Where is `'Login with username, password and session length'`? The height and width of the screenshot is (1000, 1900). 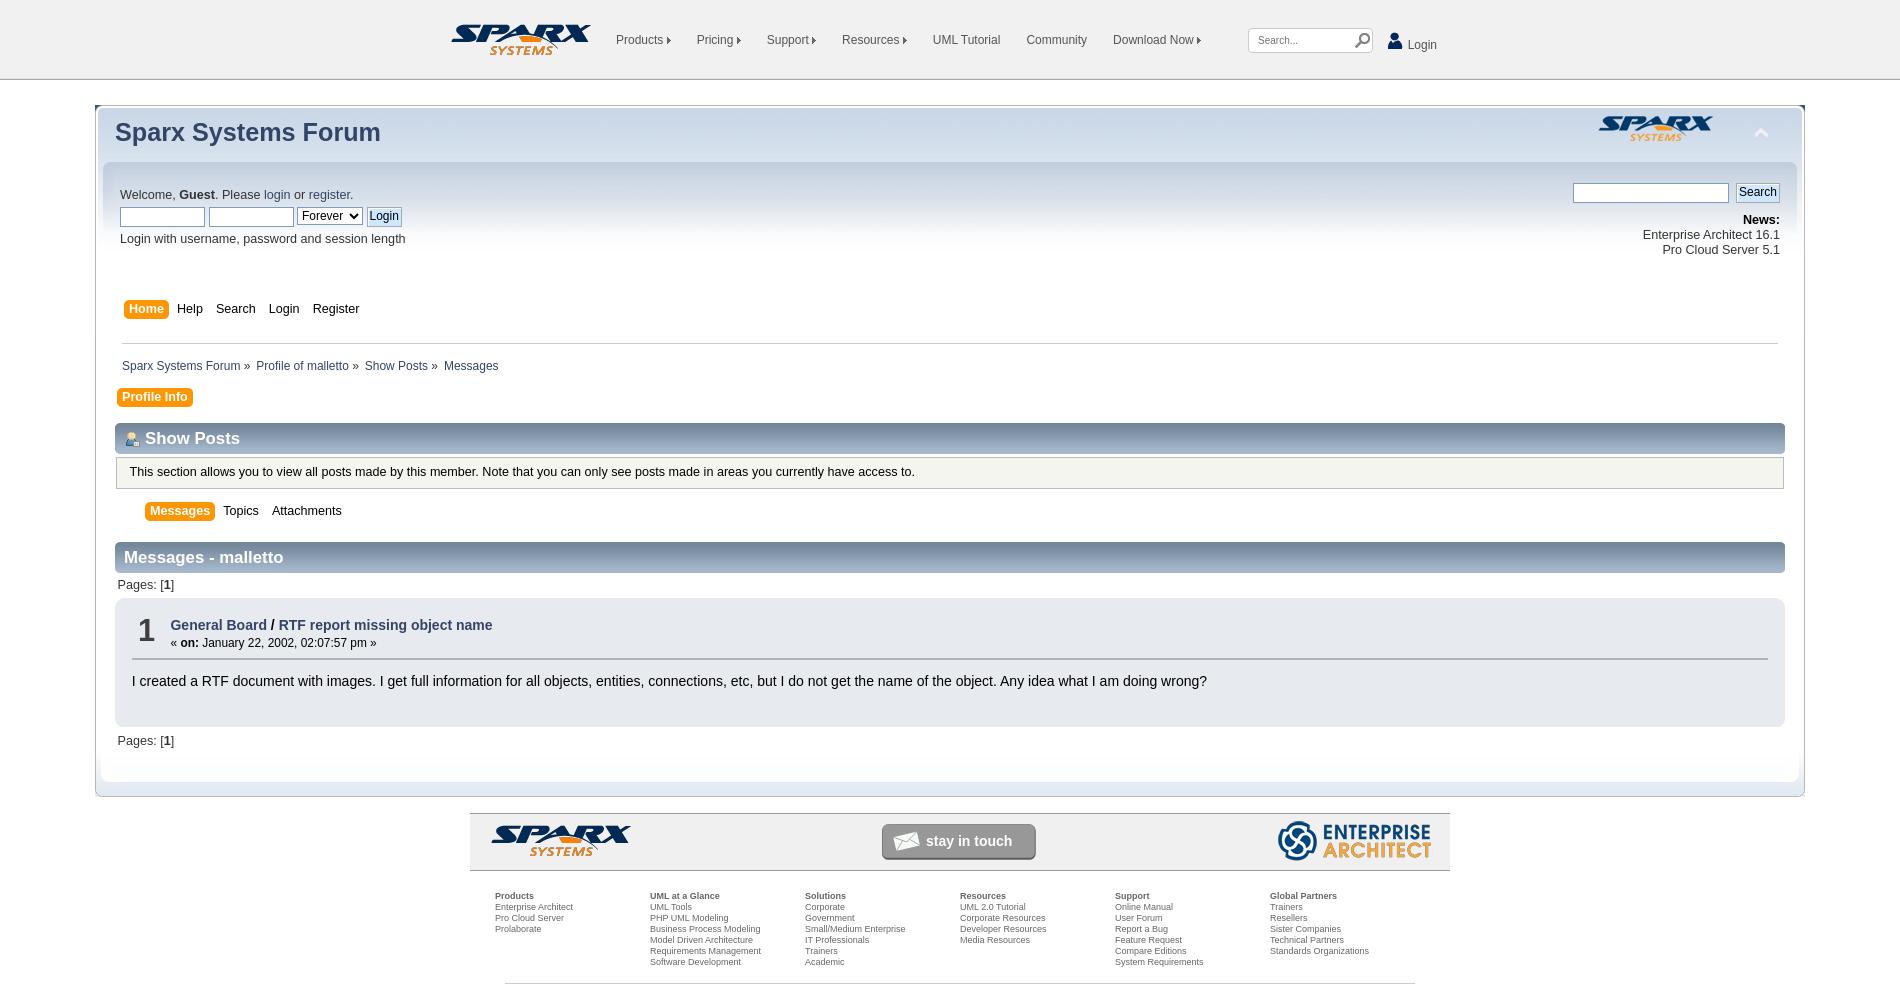 'Login with username, password and session length' is located at coordinates (261, 238).